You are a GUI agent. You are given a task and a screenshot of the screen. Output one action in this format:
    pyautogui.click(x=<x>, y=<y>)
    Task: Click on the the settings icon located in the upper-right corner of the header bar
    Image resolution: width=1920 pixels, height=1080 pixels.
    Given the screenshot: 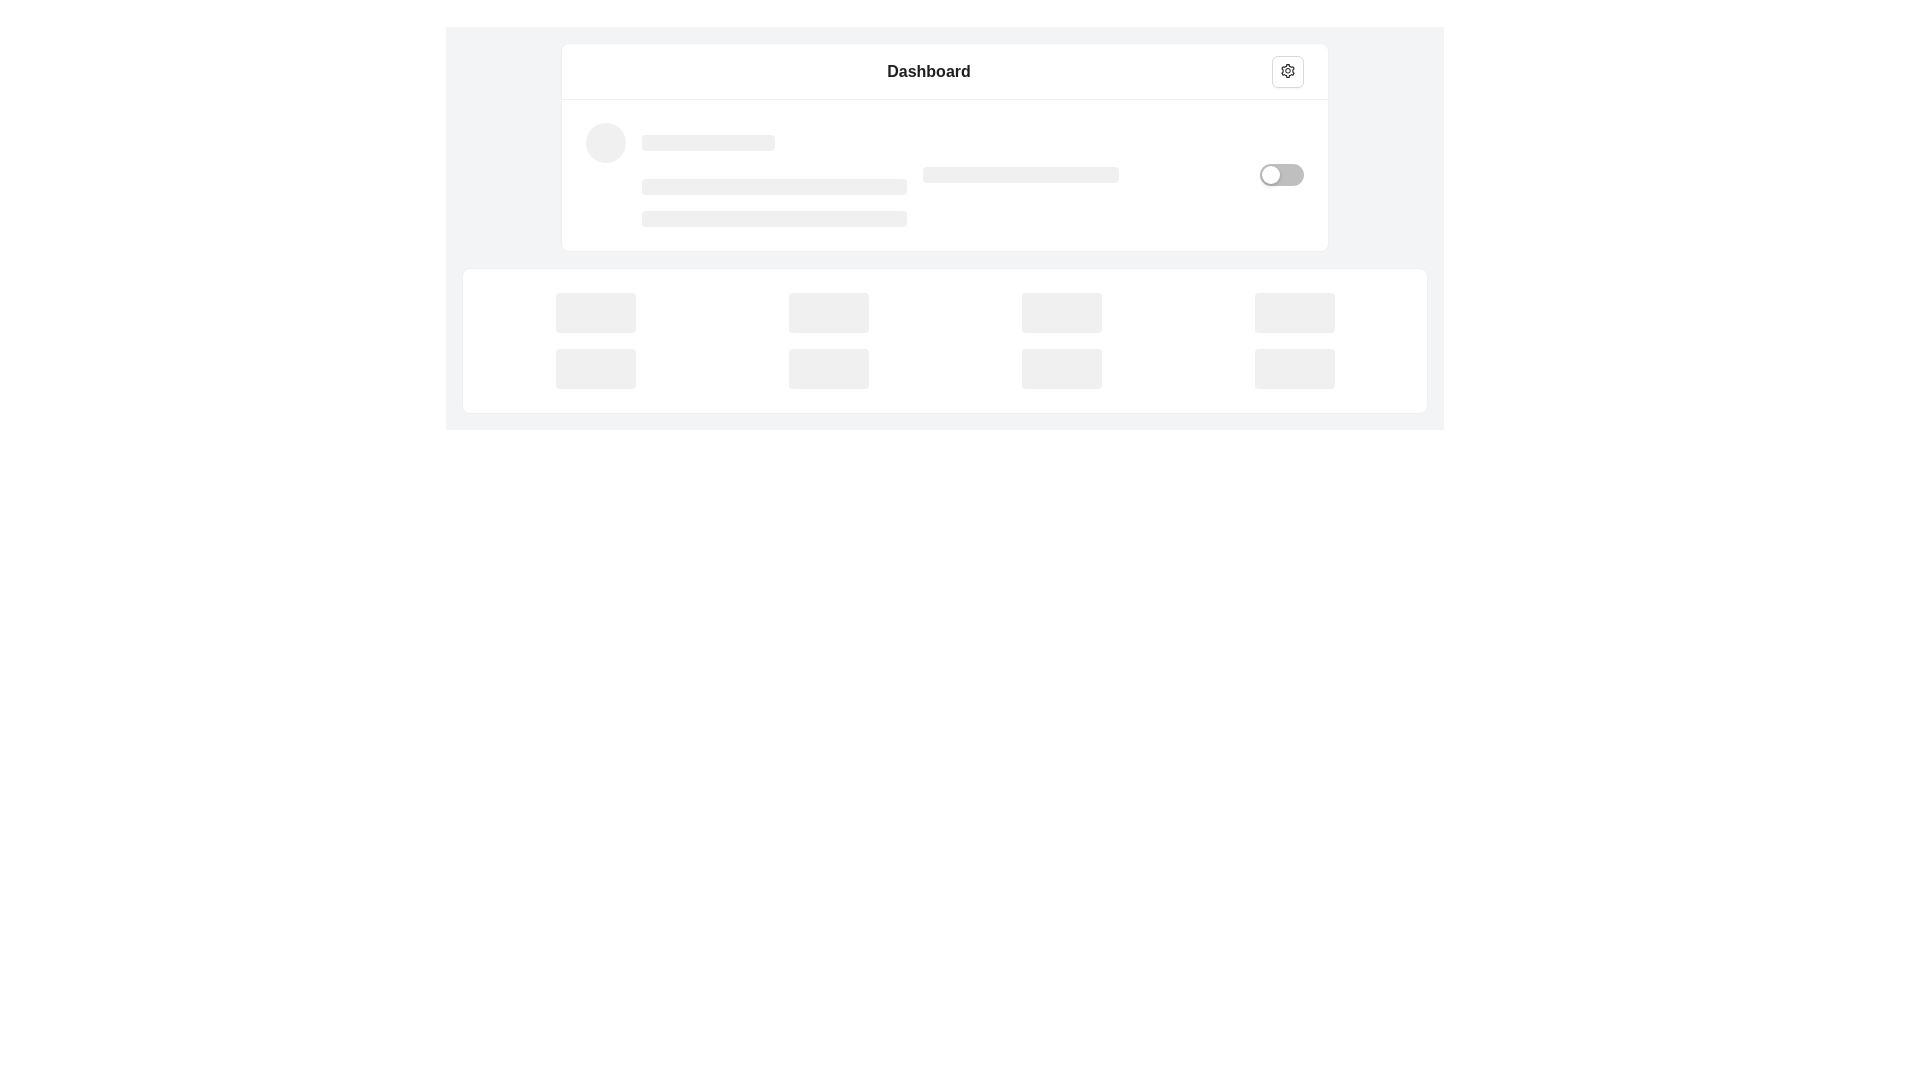 What is the action you would take?
    pyautogui.click(x=1286, y=69)
    